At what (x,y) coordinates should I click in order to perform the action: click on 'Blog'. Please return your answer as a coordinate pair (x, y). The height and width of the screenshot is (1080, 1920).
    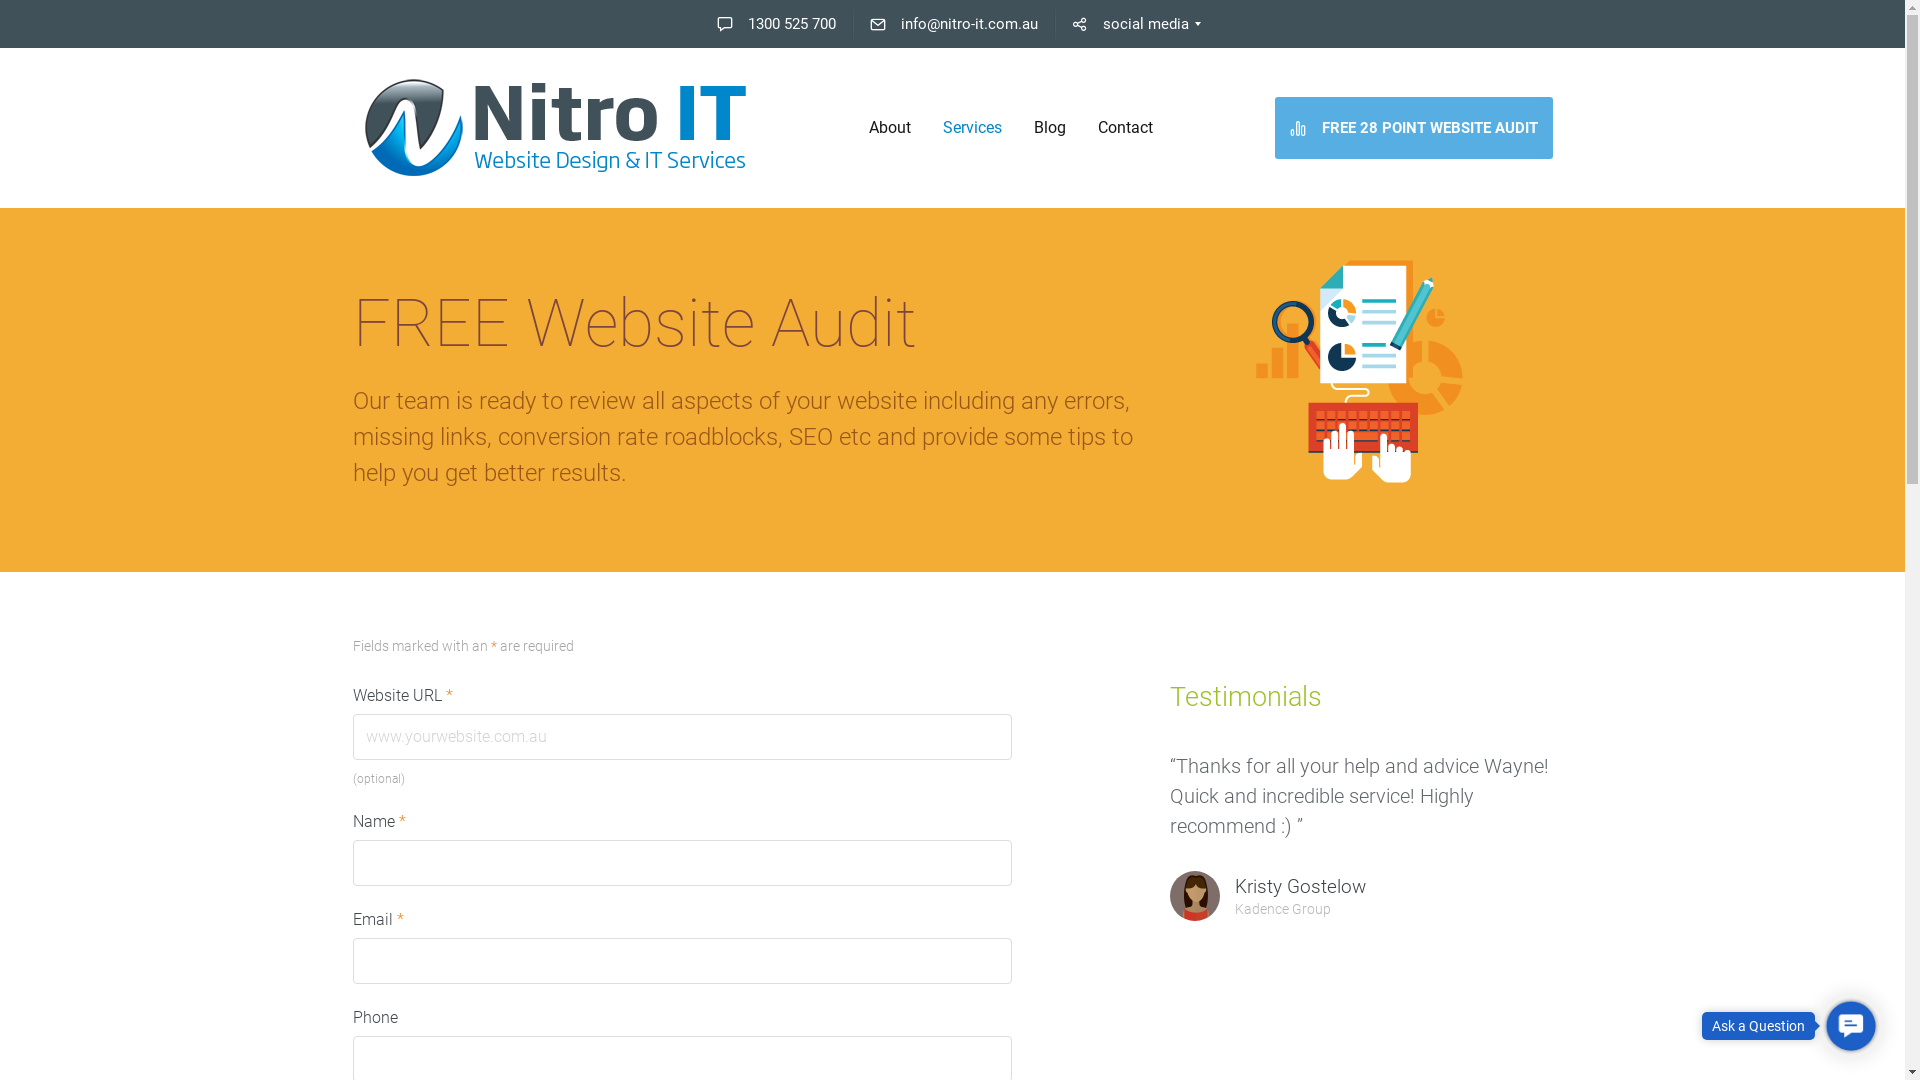
    Looking at the image, I should click on (1049, 127).